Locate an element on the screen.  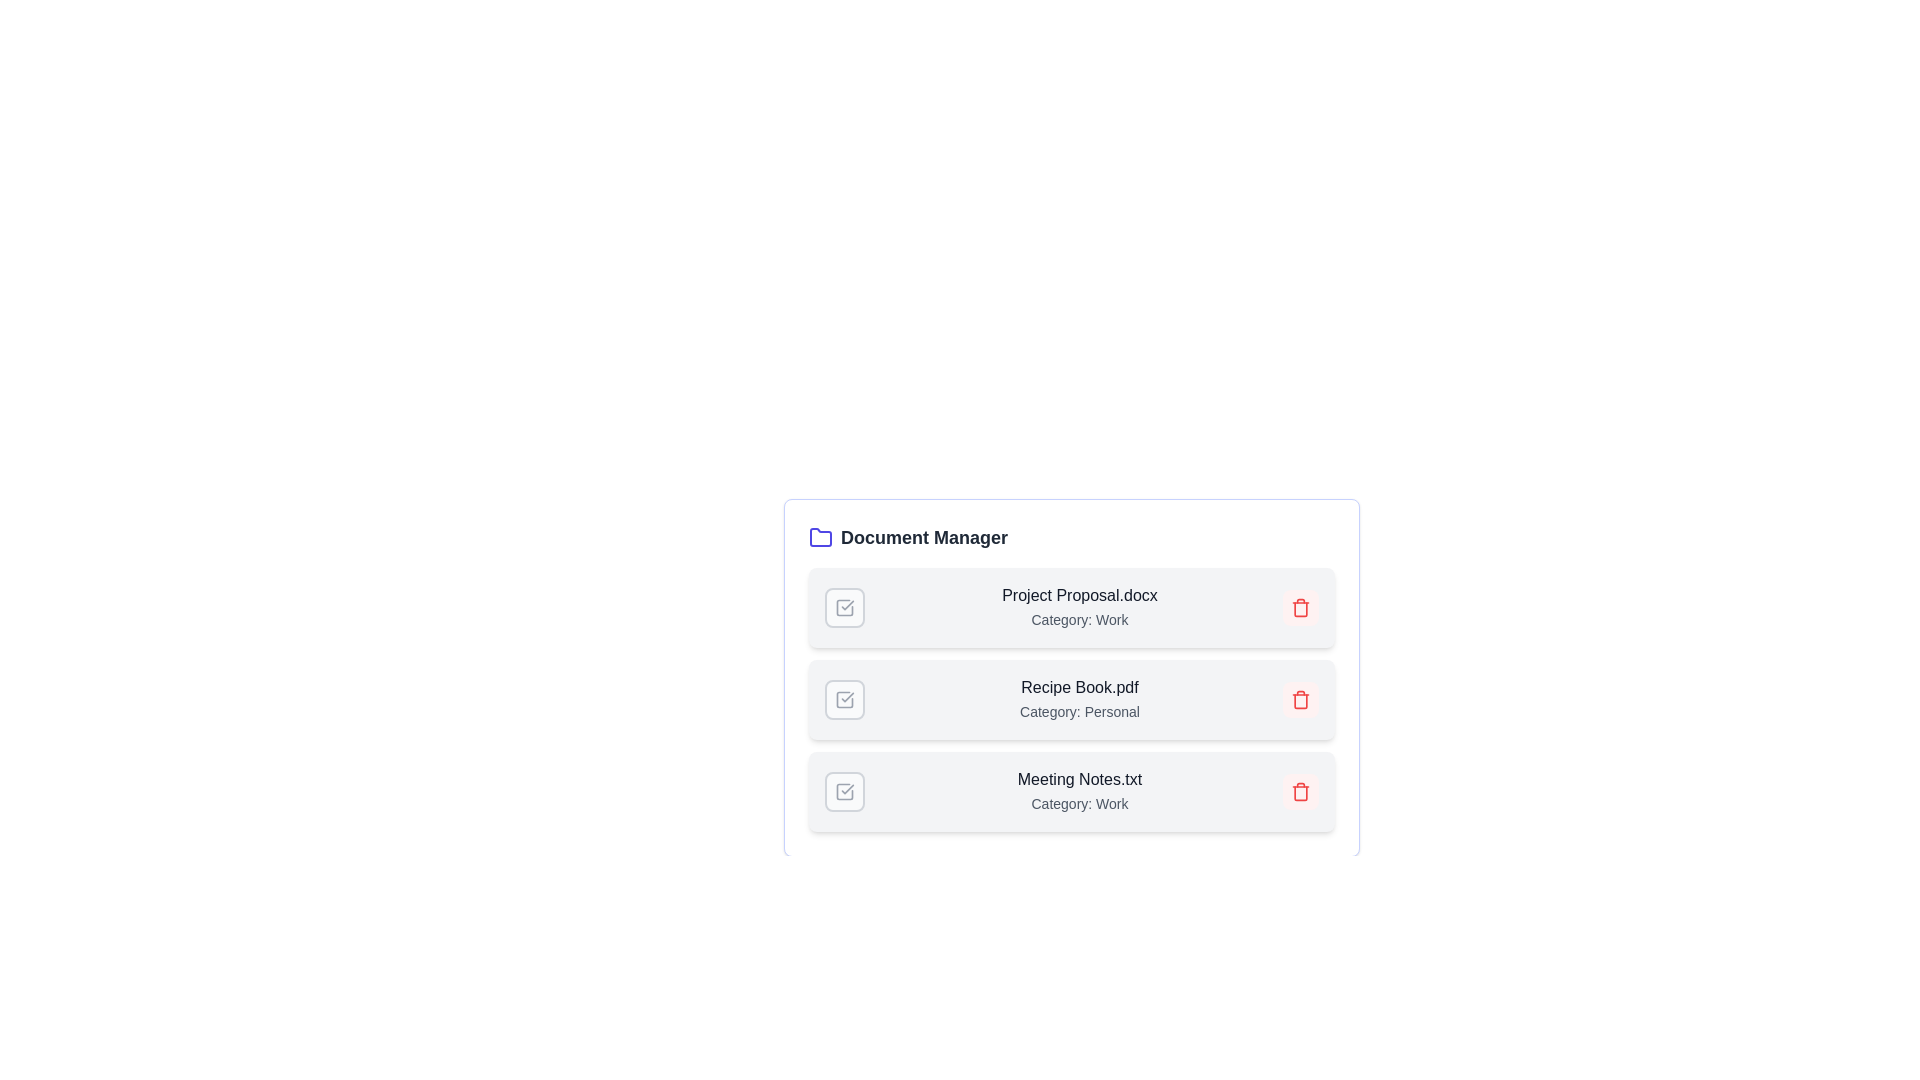
blue folder icon with rounded corners located next to the 'Document Manager' title for informational purposes is located at coordinates (820, 536).